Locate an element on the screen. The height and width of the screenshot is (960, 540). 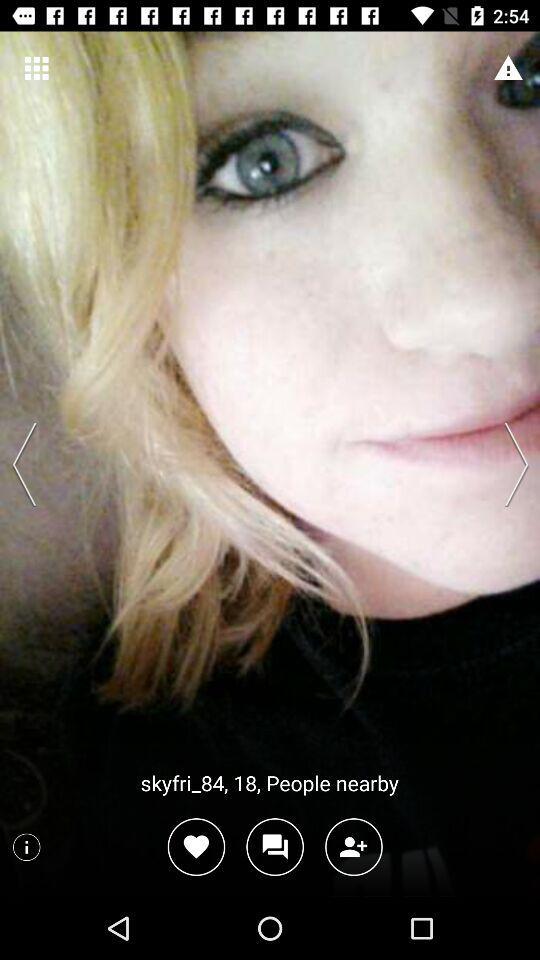
the item below the skyfri_84 18 people is located at coordinates (196, 846).